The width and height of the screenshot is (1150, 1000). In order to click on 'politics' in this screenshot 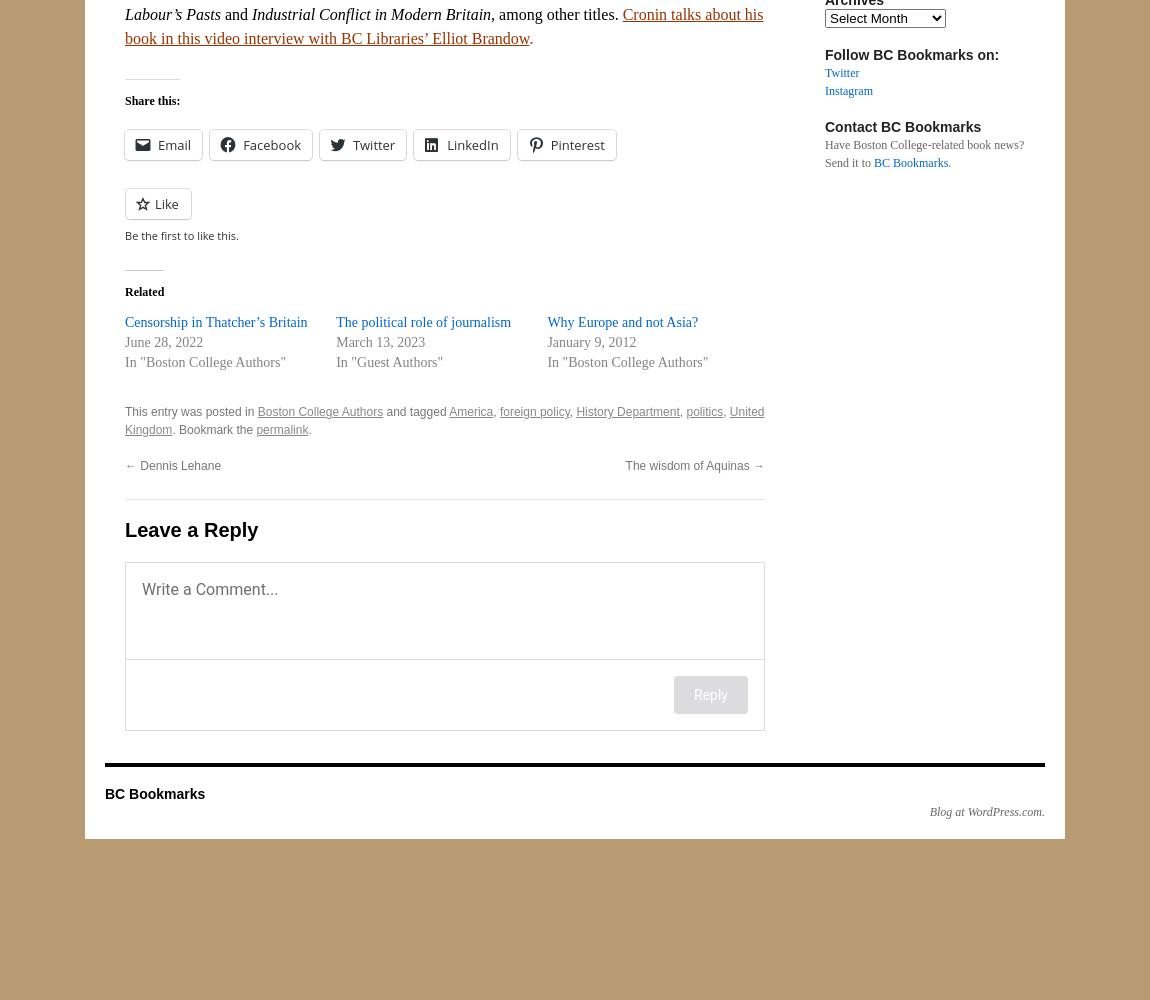, I will do `click(684, 412)`.